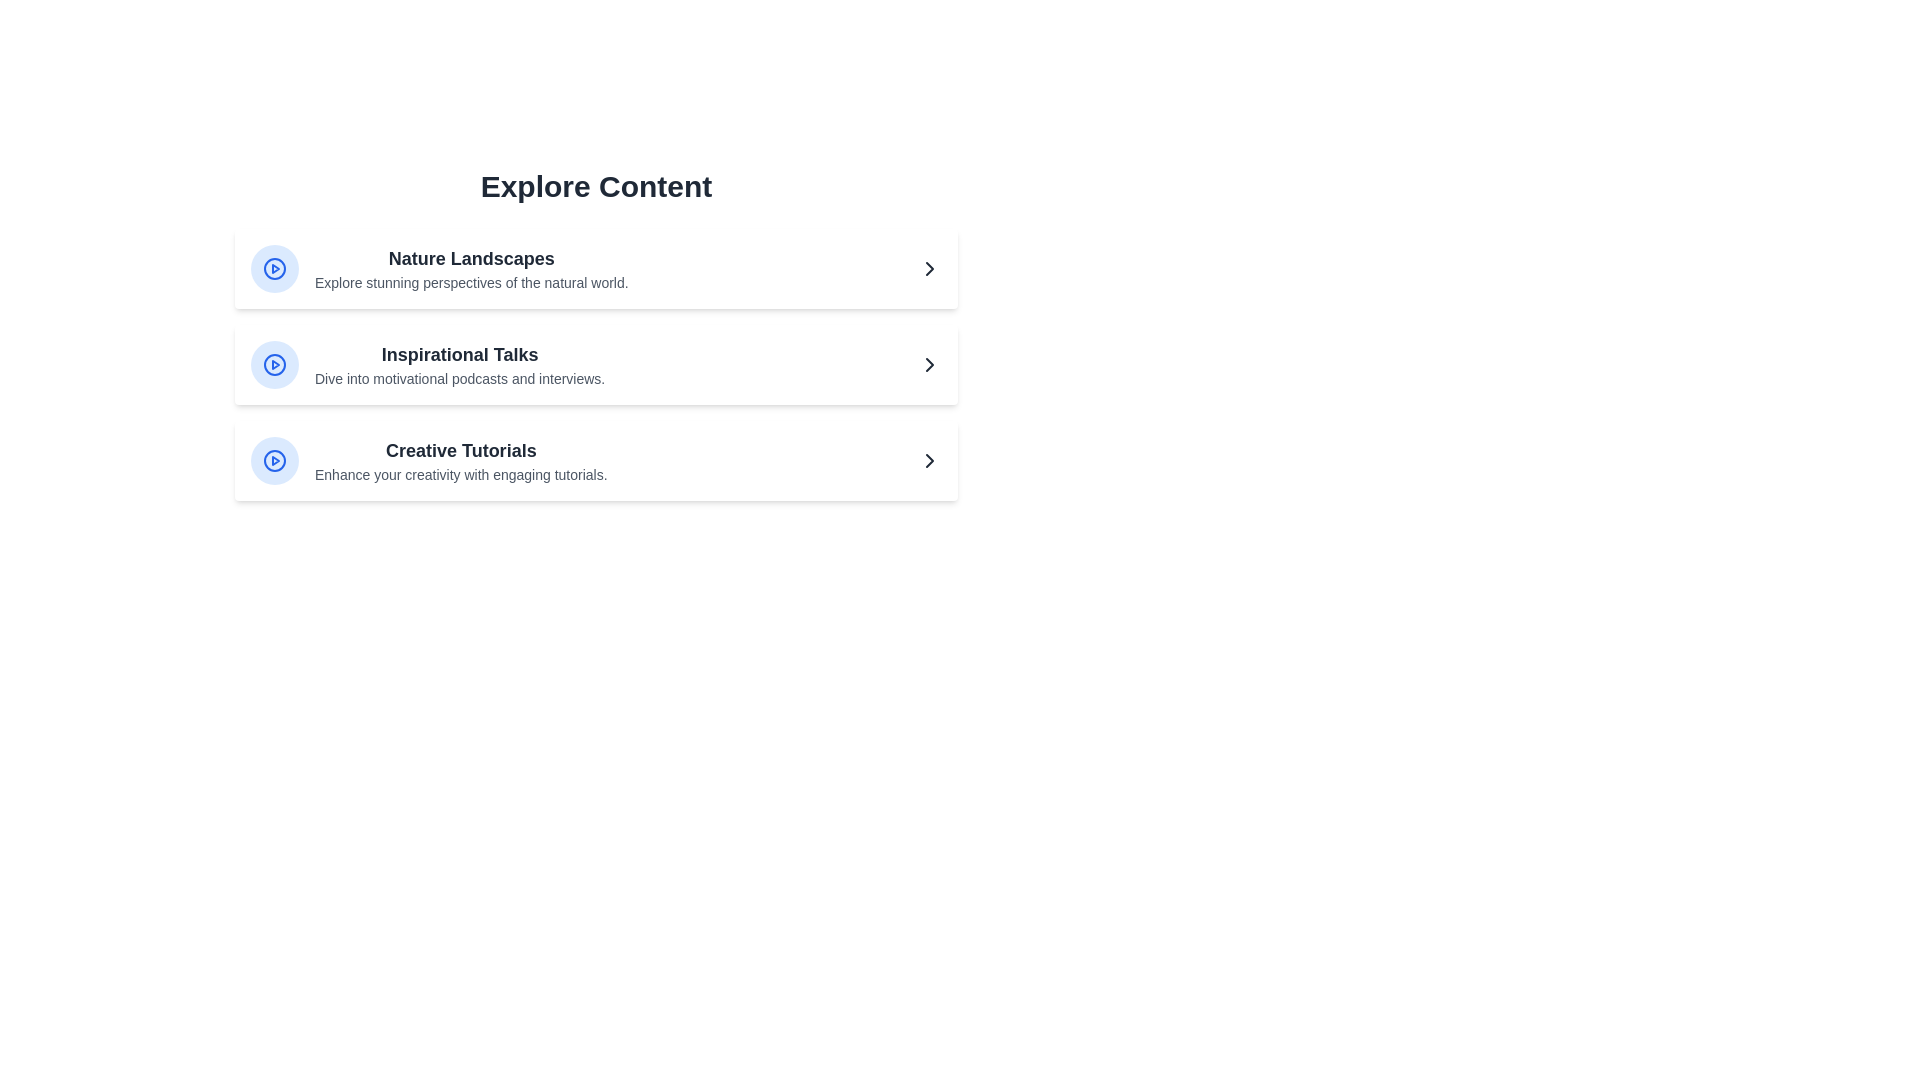 The width and height of the screenshot is (1920, 1080). What do you see at coordinates (929, 268) in the screenshot?
I see `the arrow button for Nature Landscapes to navigate to more details` at bounding box center [929, 268].